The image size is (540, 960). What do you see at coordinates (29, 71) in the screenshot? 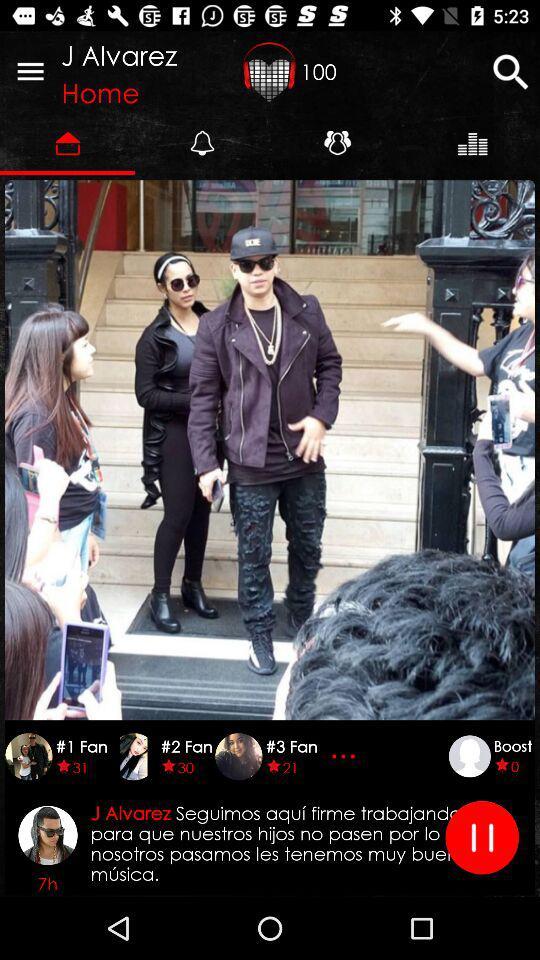
I see `icon next to j alvarez icon` at bounding box center [29, 71].